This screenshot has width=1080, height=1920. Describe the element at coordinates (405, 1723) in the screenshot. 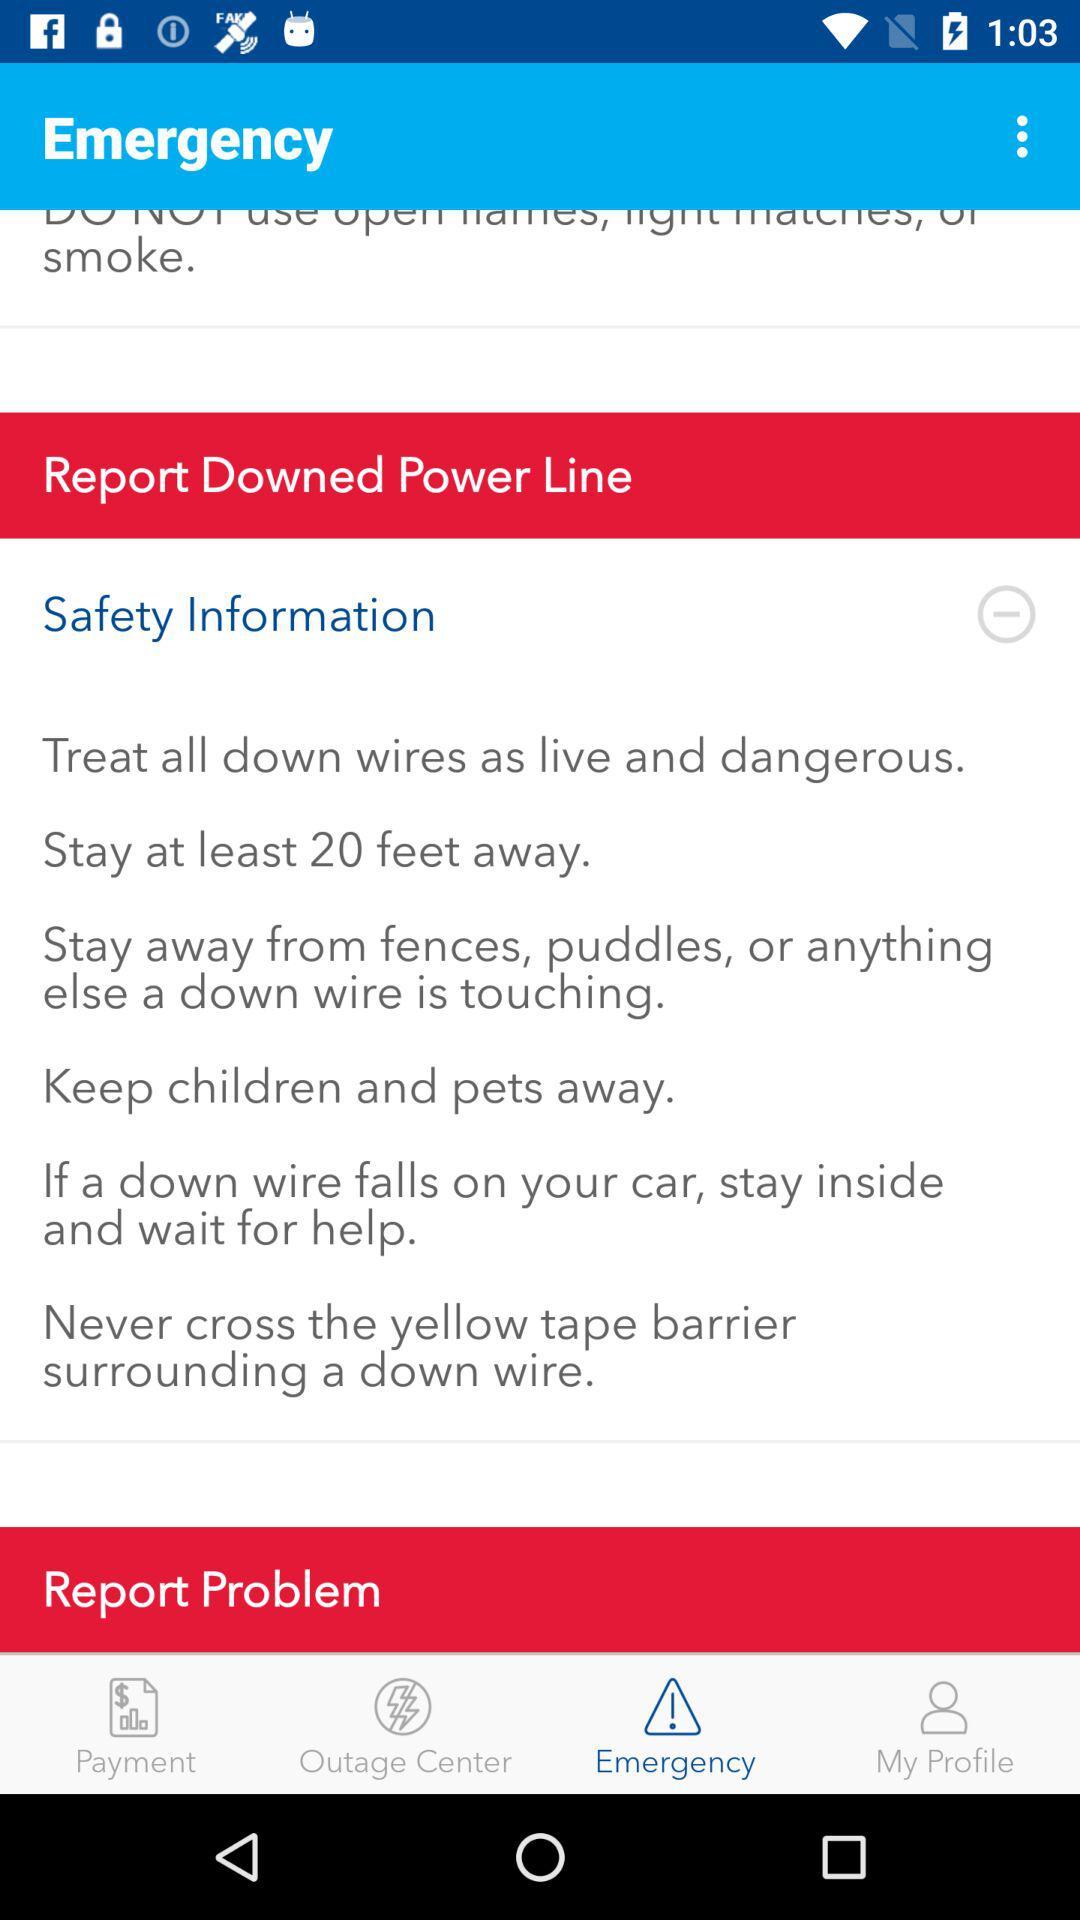

I see `outage center icon` at that location.